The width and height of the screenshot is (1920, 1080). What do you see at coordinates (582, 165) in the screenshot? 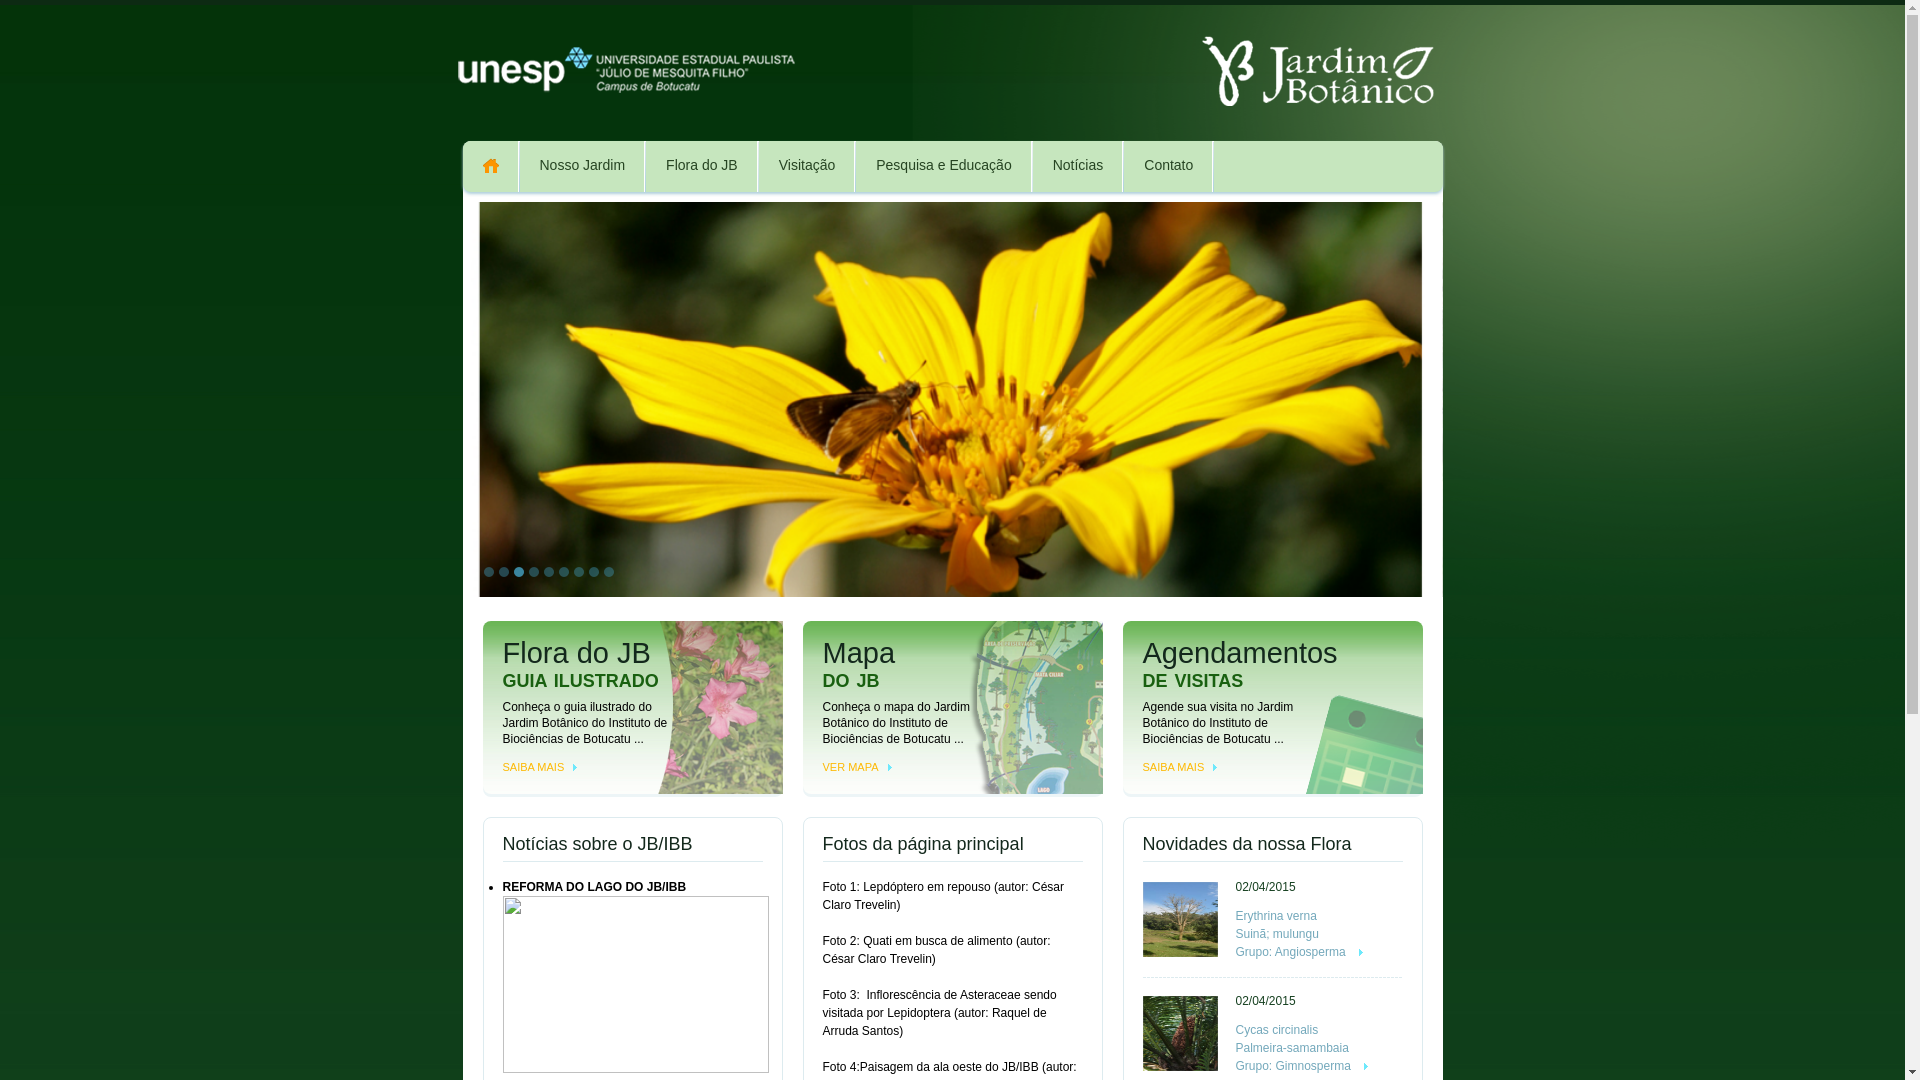
I see `'Nosso Jardim'` at bounding box center [582, 165].